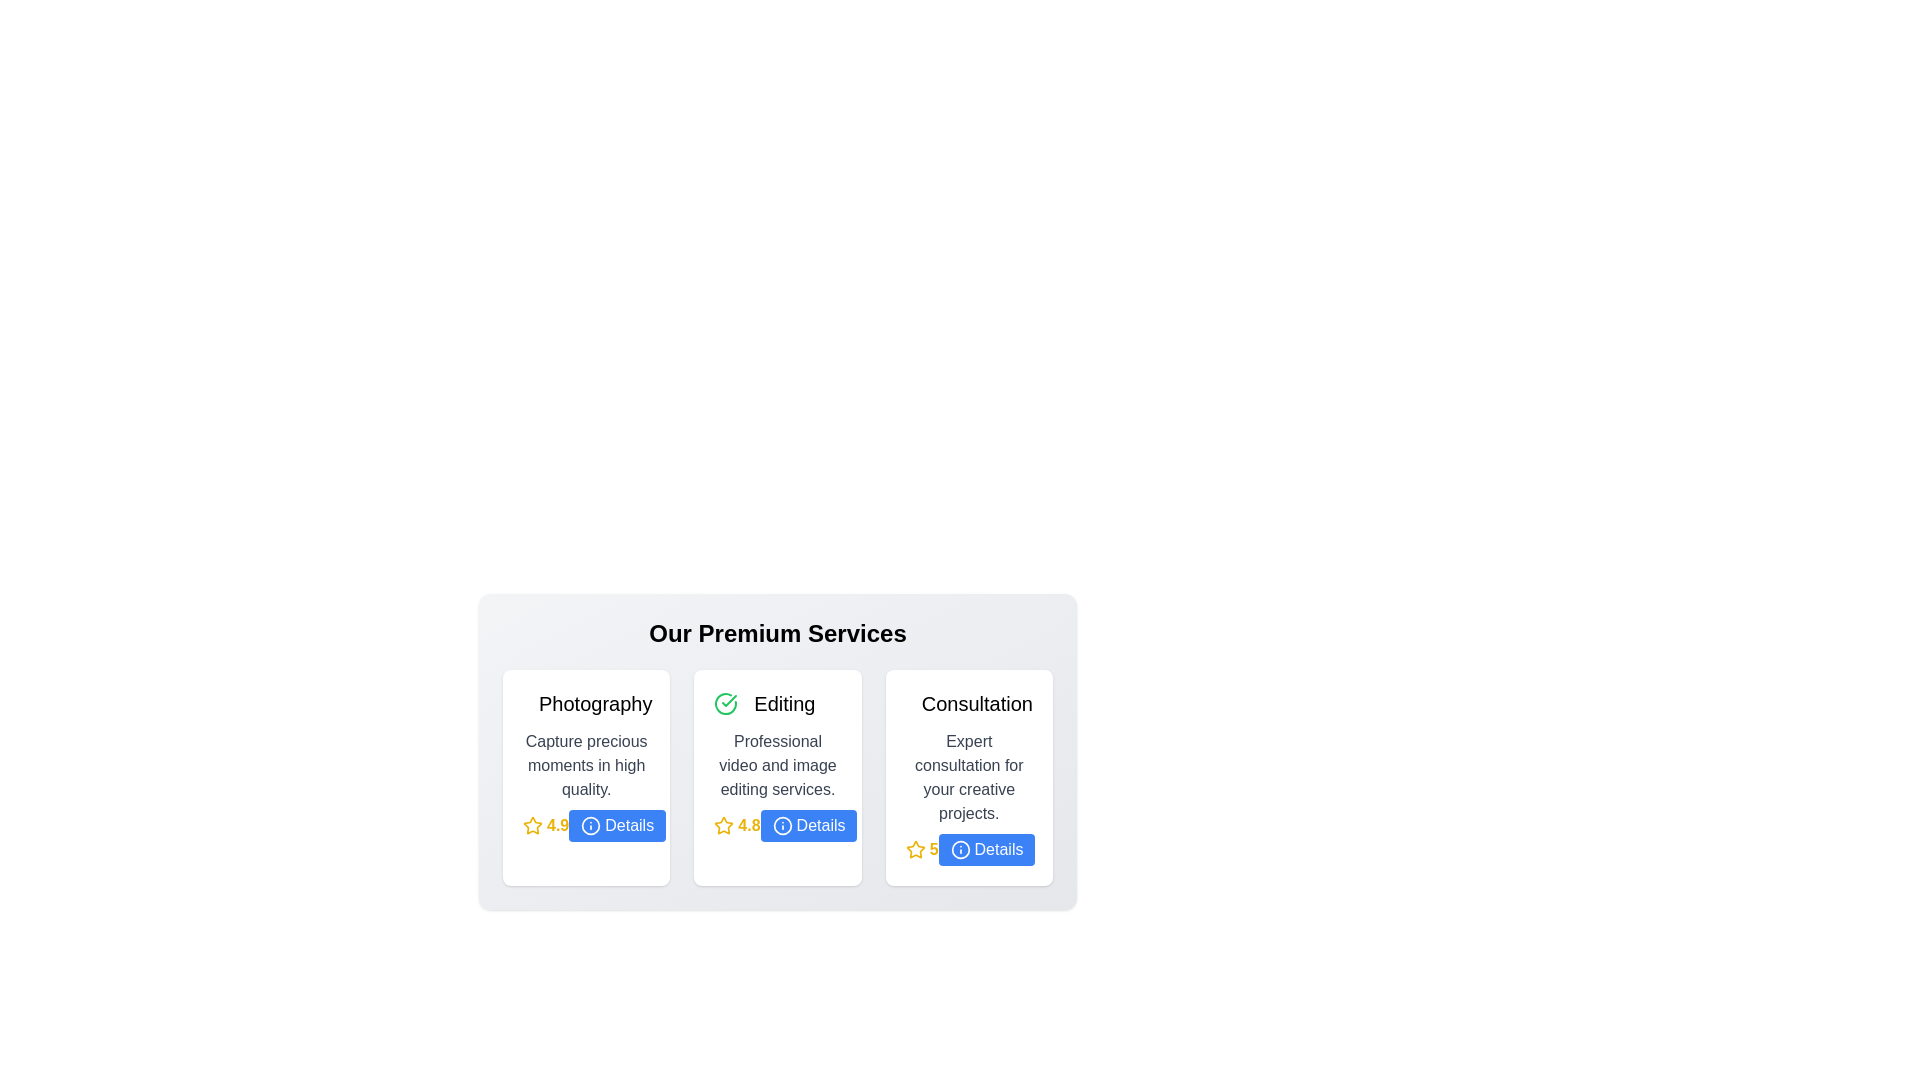  What do you see at coordinates (776, 777) in the screenshot?
I see `the service card for Editing to observe the hover effect` at bounding box center [776, 777].